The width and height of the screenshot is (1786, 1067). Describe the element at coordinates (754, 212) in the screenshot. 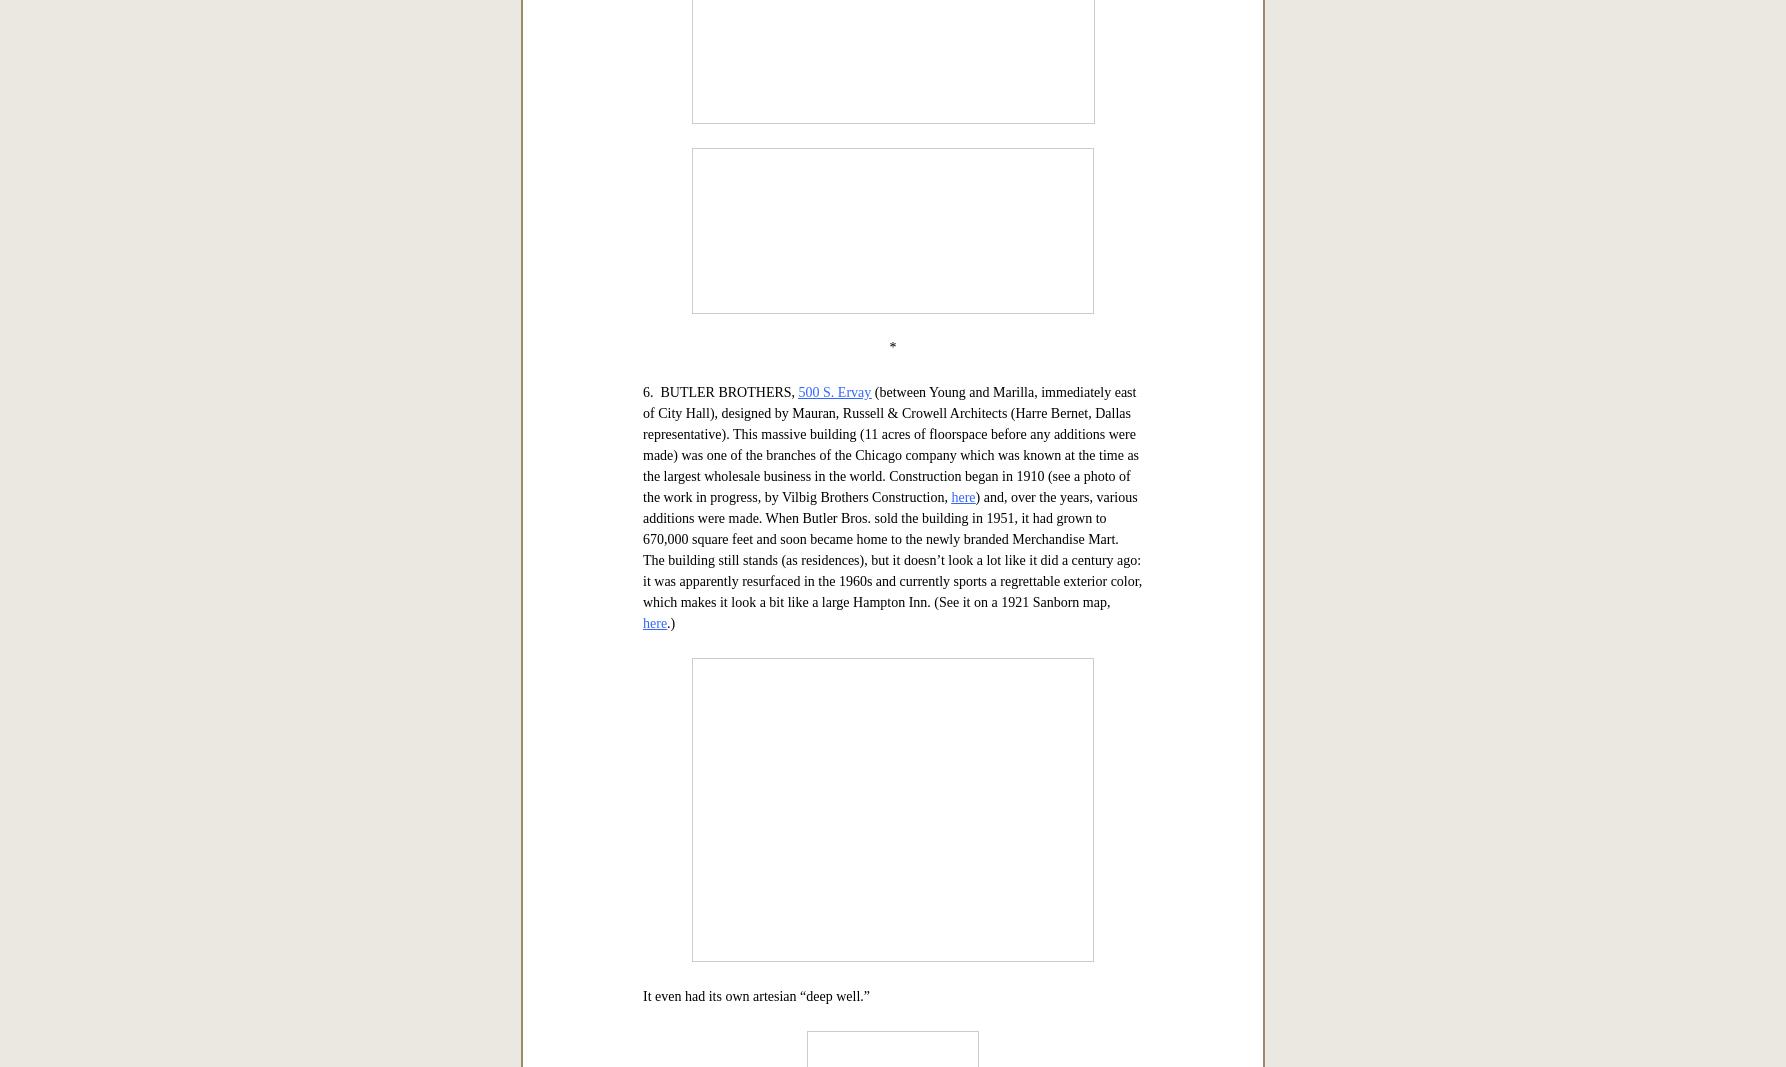

I see `'5.  S. G. DAVIS HAT CO. BUILDING,'` at that location.